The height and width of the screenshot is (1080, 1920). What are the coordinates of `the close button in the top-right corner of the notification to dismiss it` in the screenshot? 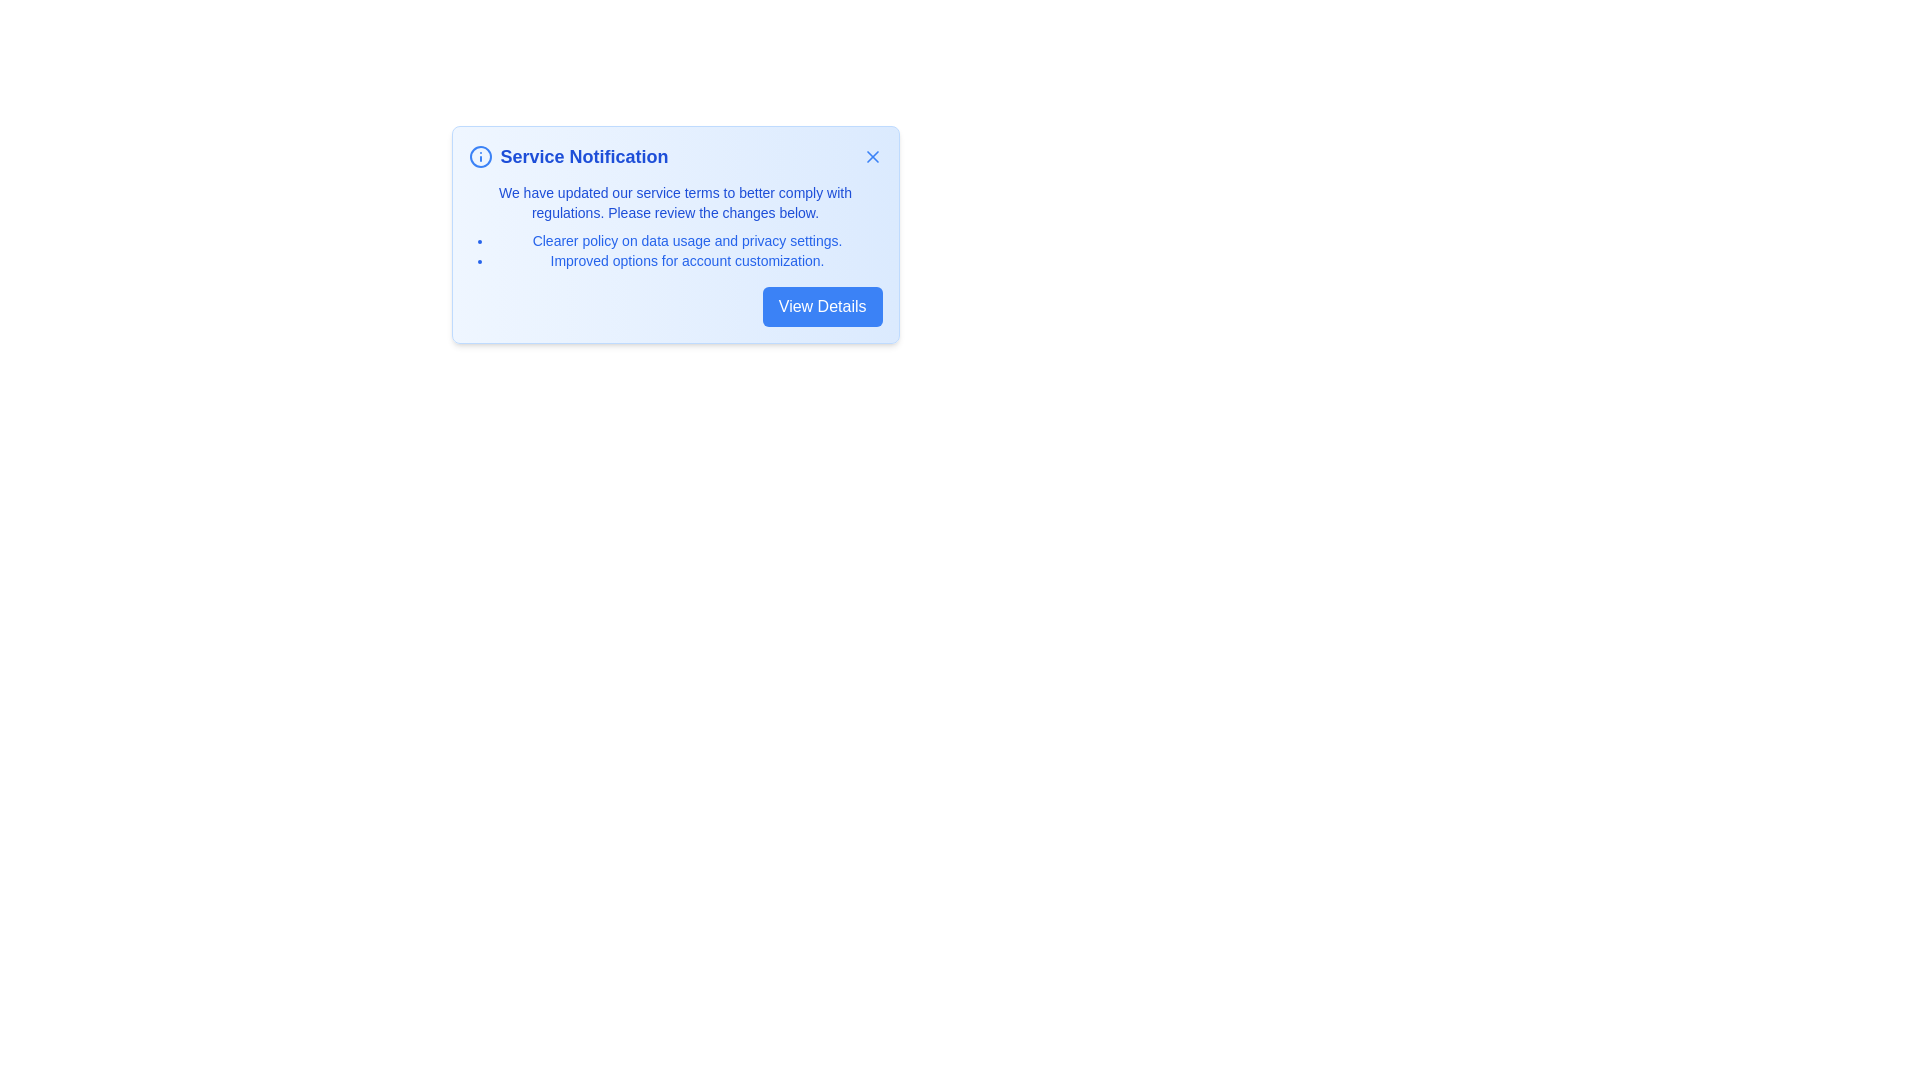 It's located at (872, 156).